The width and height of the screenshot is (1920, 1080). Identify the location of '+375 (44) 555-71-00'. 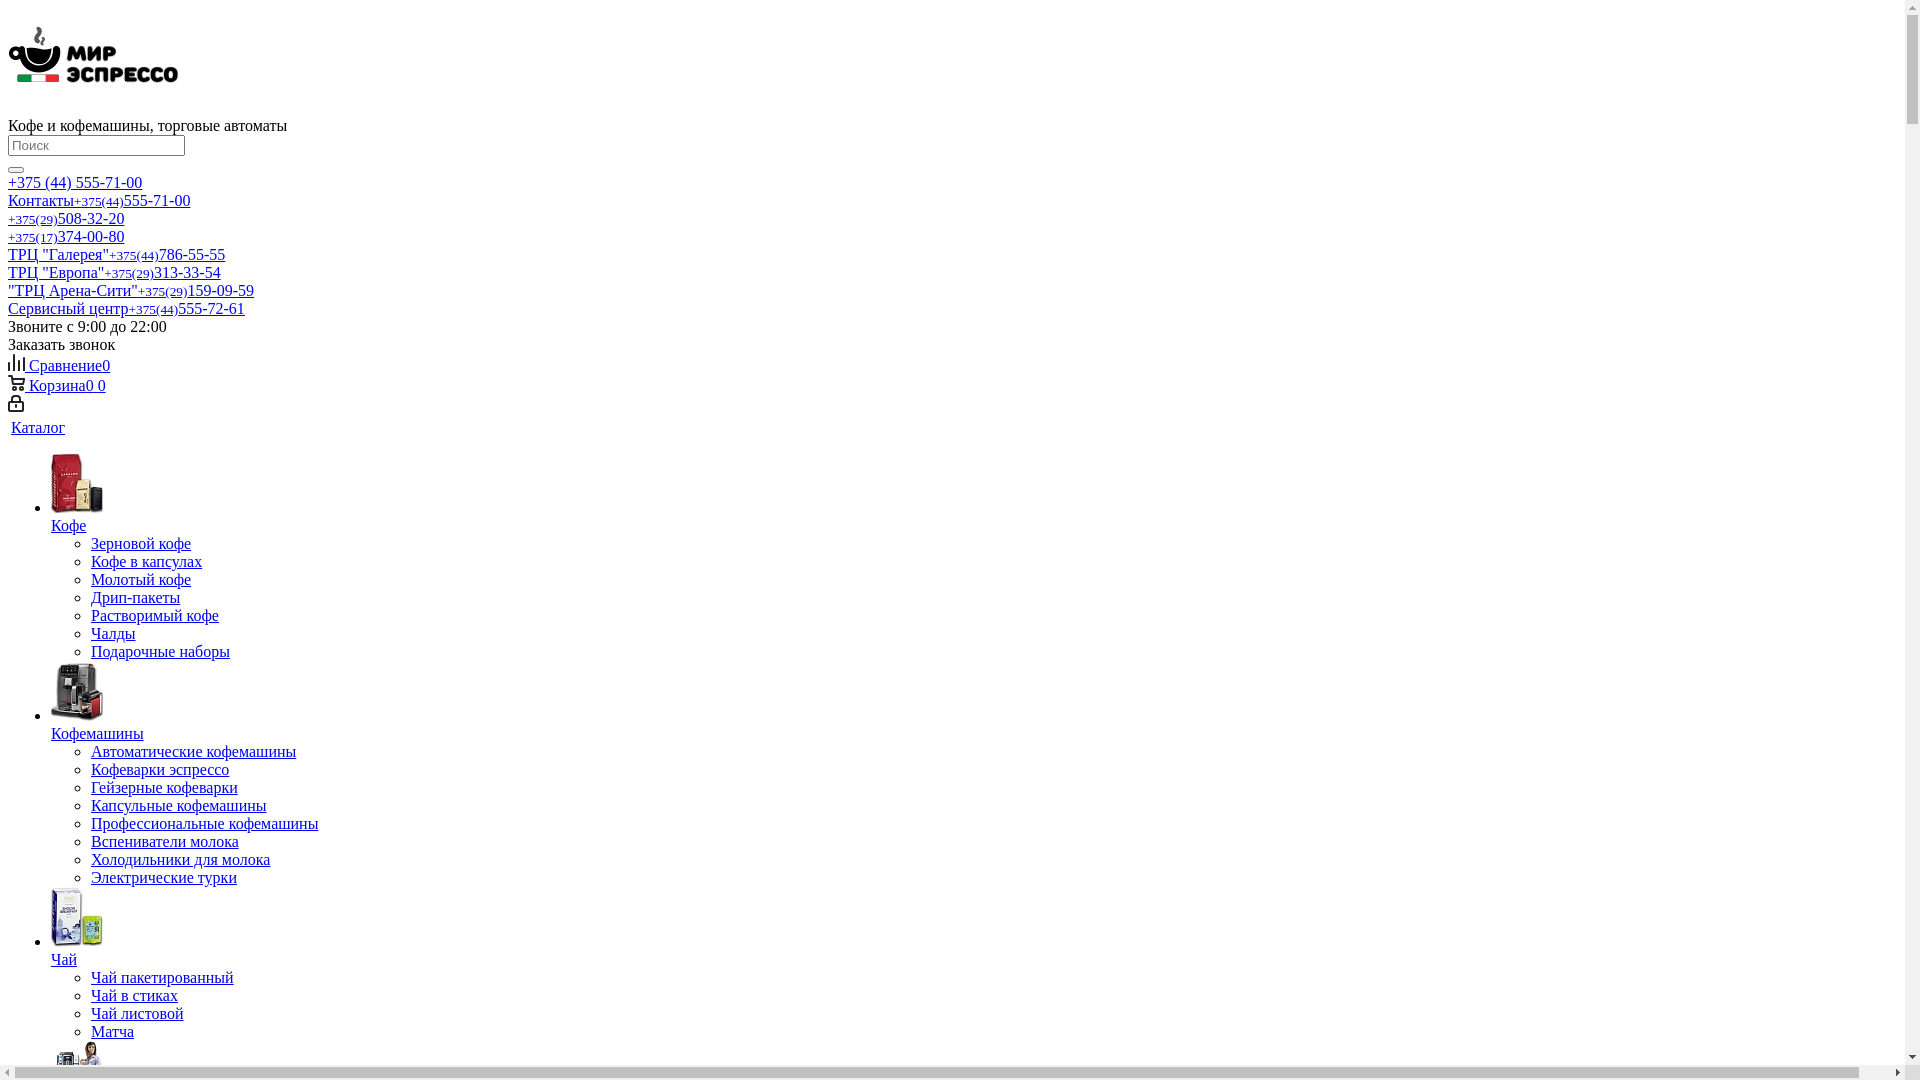
(75, 182).